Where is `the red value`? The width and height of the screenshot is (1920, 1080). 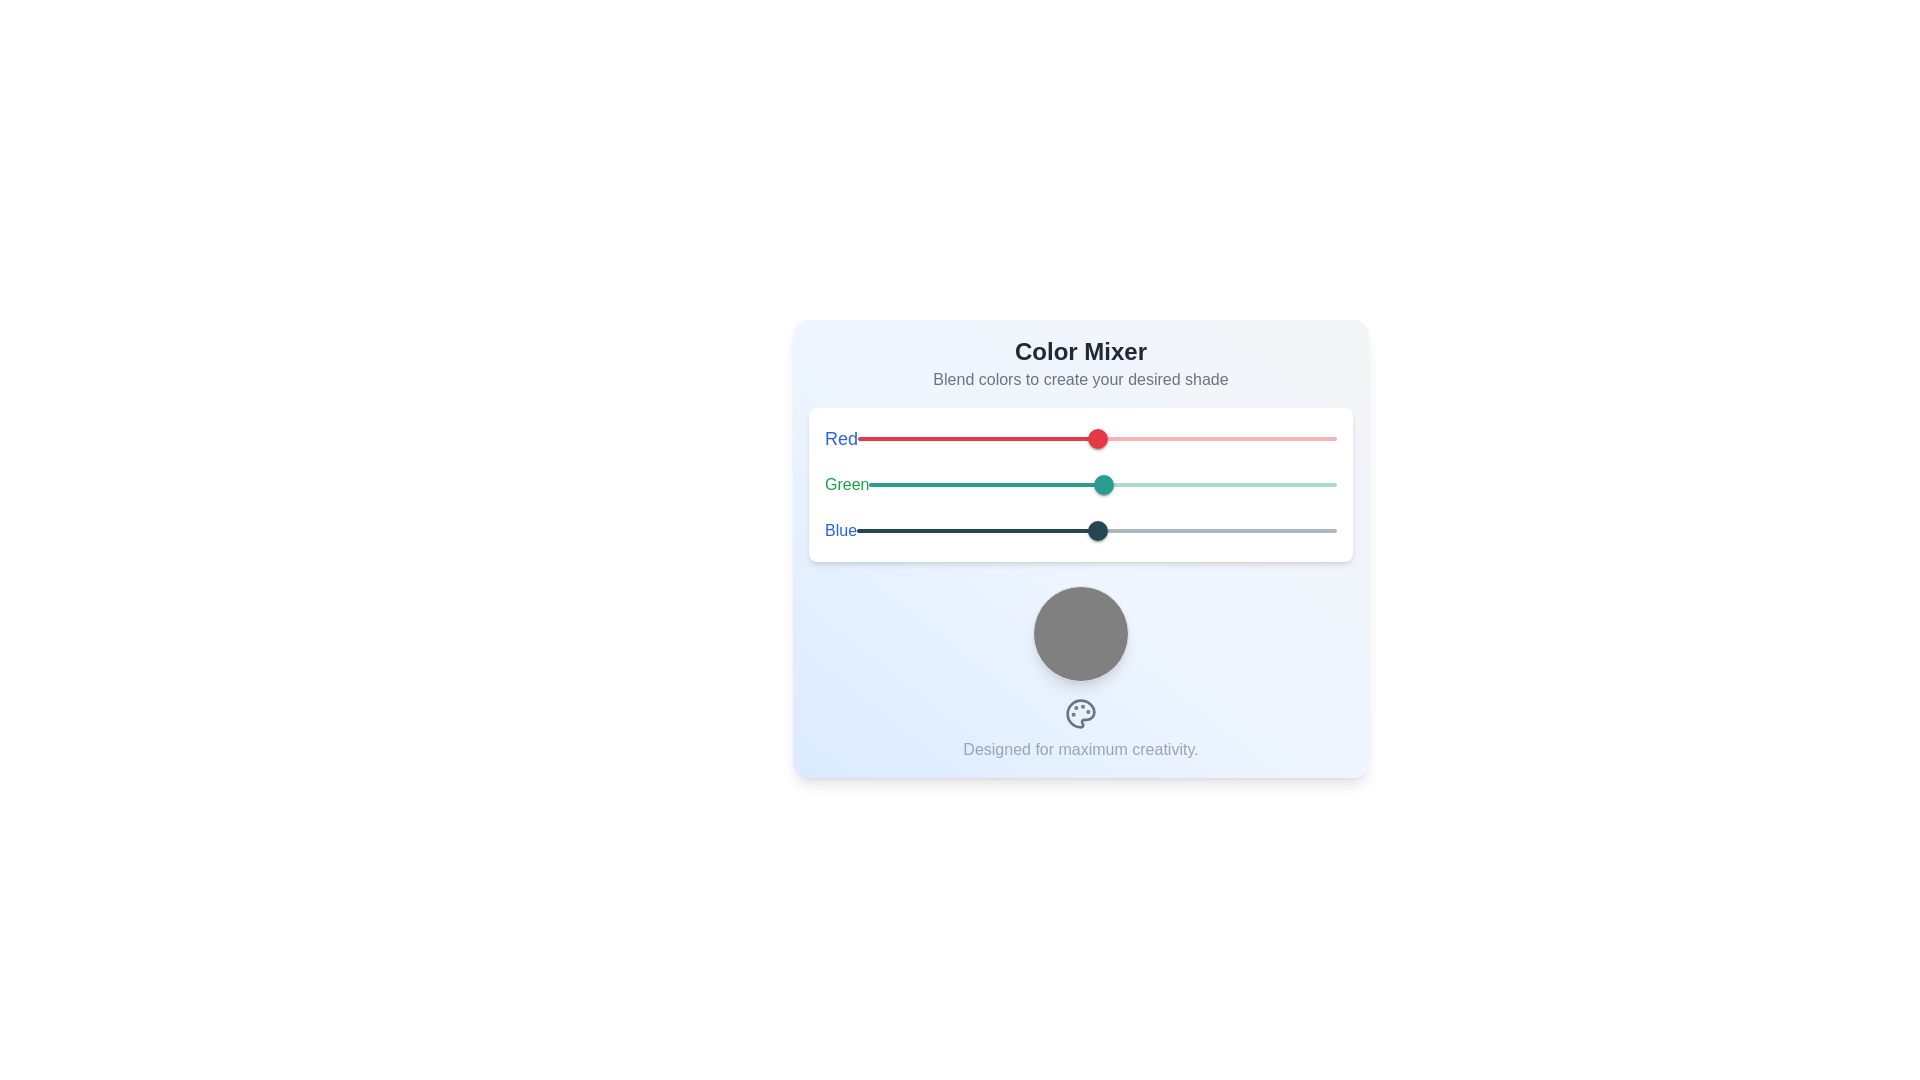 the red value is located at coordinates (1335, 438).